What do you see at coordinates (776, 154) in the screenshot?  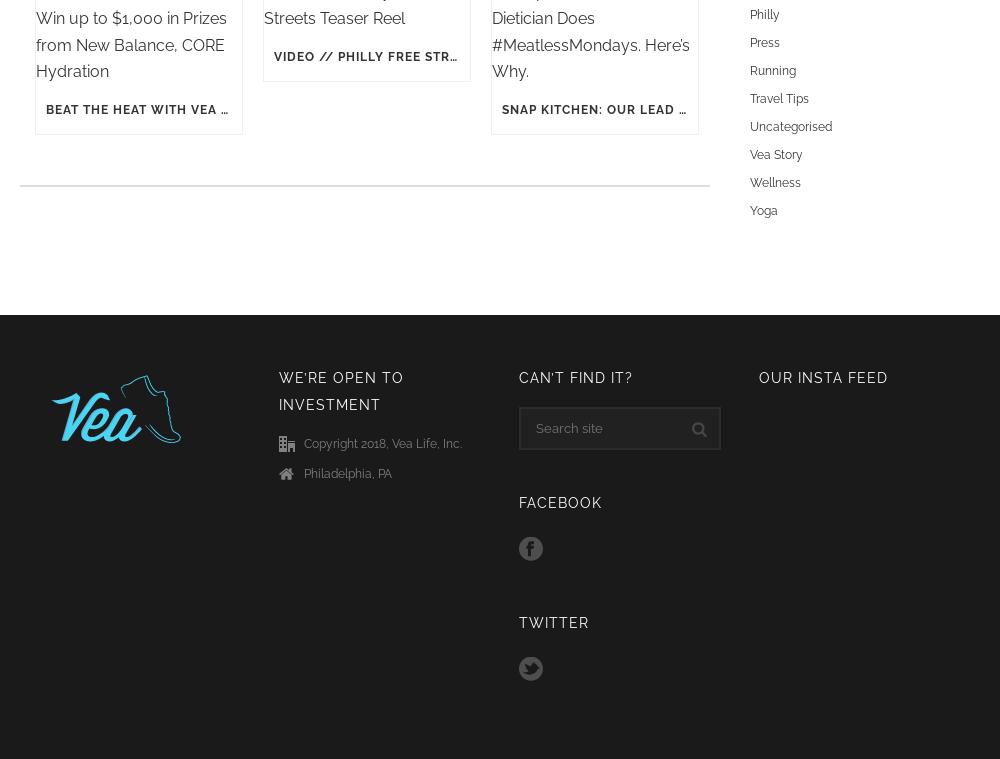 I see `'Vea Story'` at bounding box center [776, 154].